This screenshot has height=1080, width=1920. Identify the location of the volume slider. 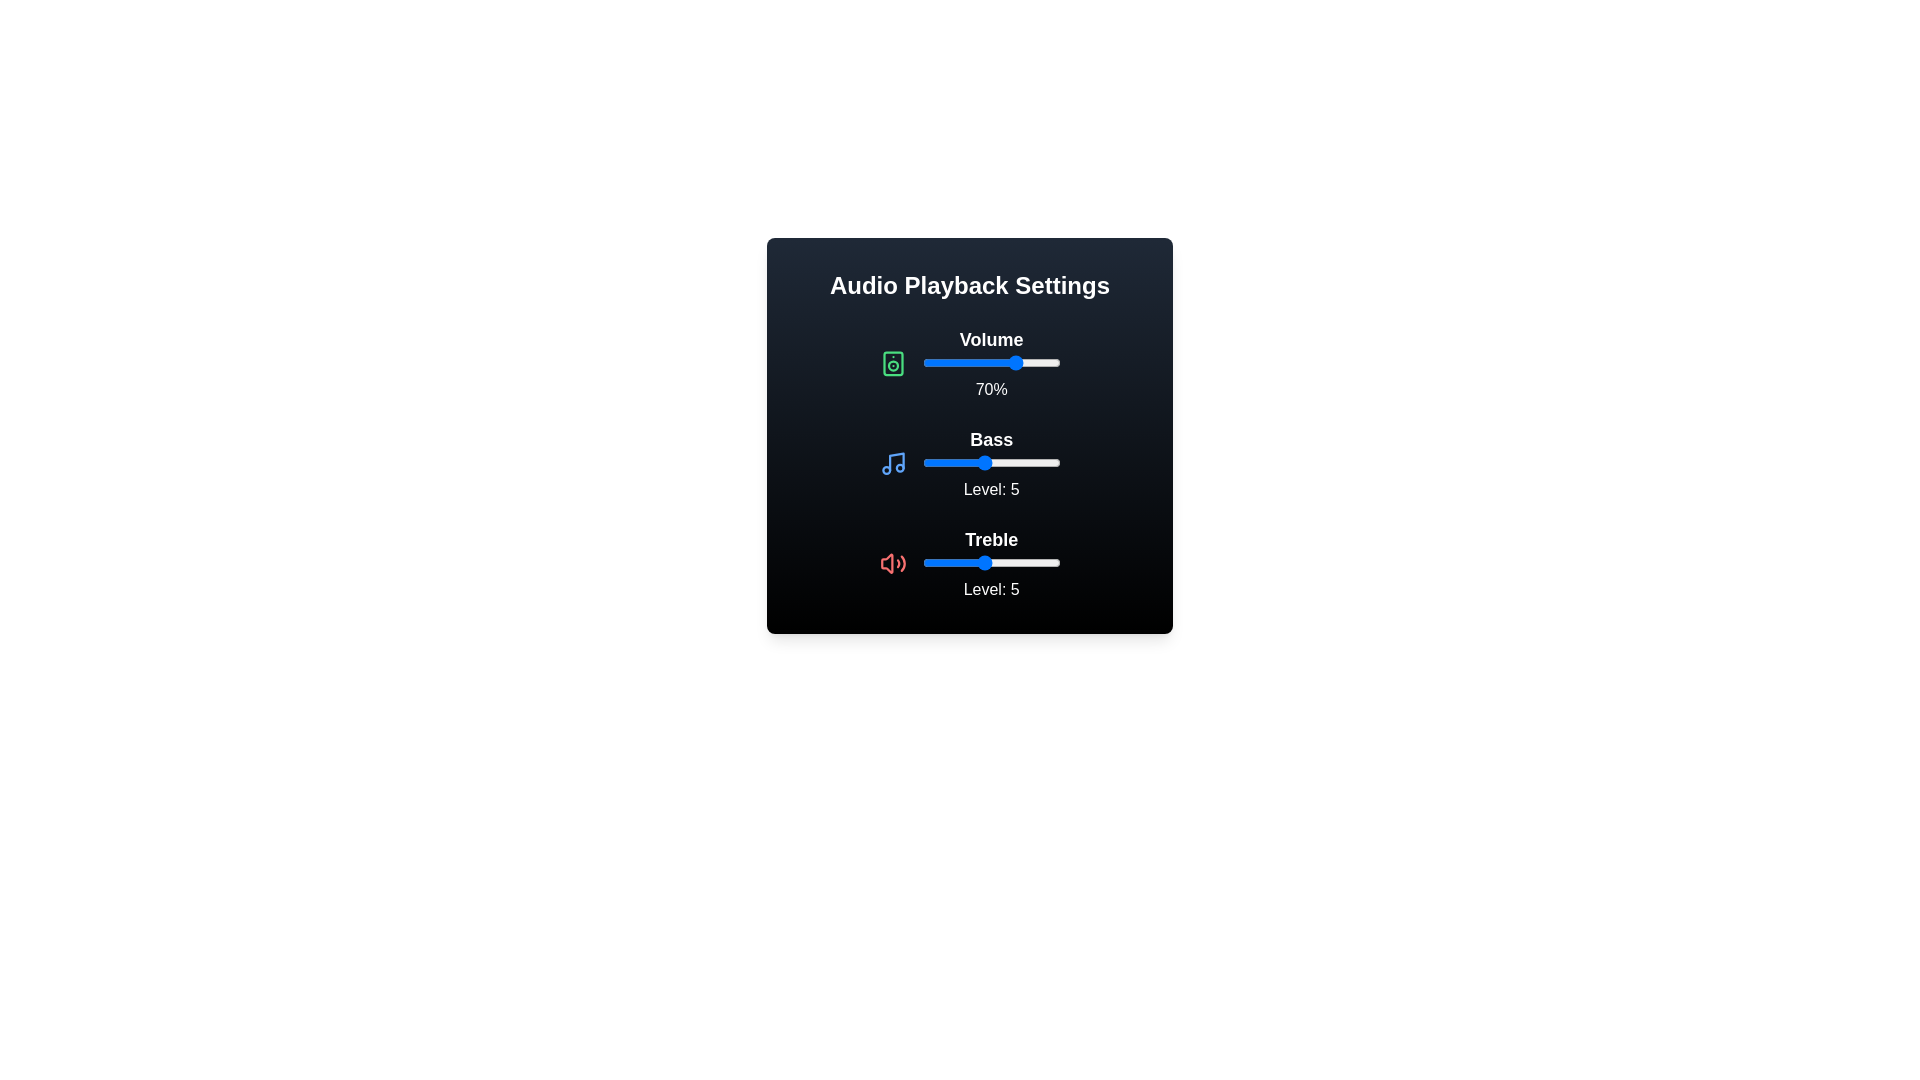
(962, 362).